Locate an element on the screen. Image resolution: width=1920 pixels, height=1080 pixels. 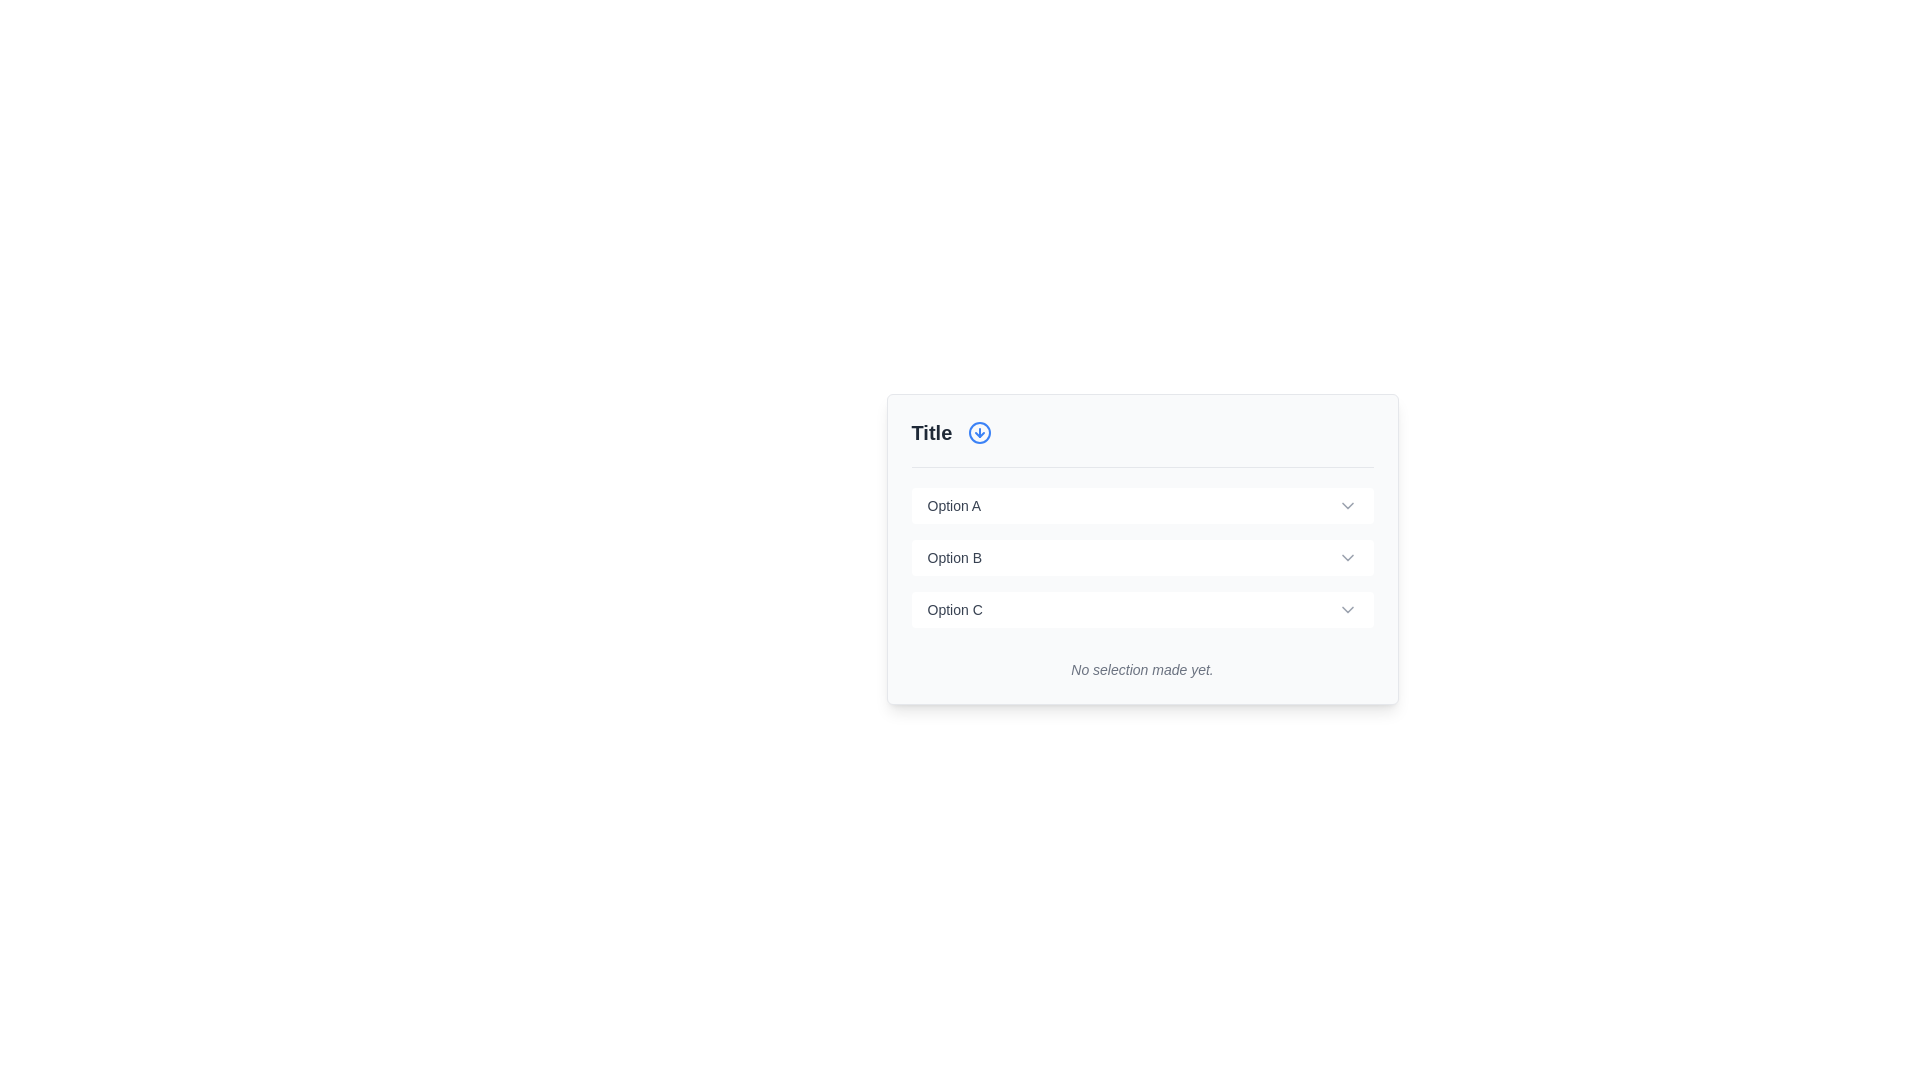
to select 'Option A', which is the first option in the dropdown list positioned directly below the title 'Title' is located at coordinates (1142, 504).